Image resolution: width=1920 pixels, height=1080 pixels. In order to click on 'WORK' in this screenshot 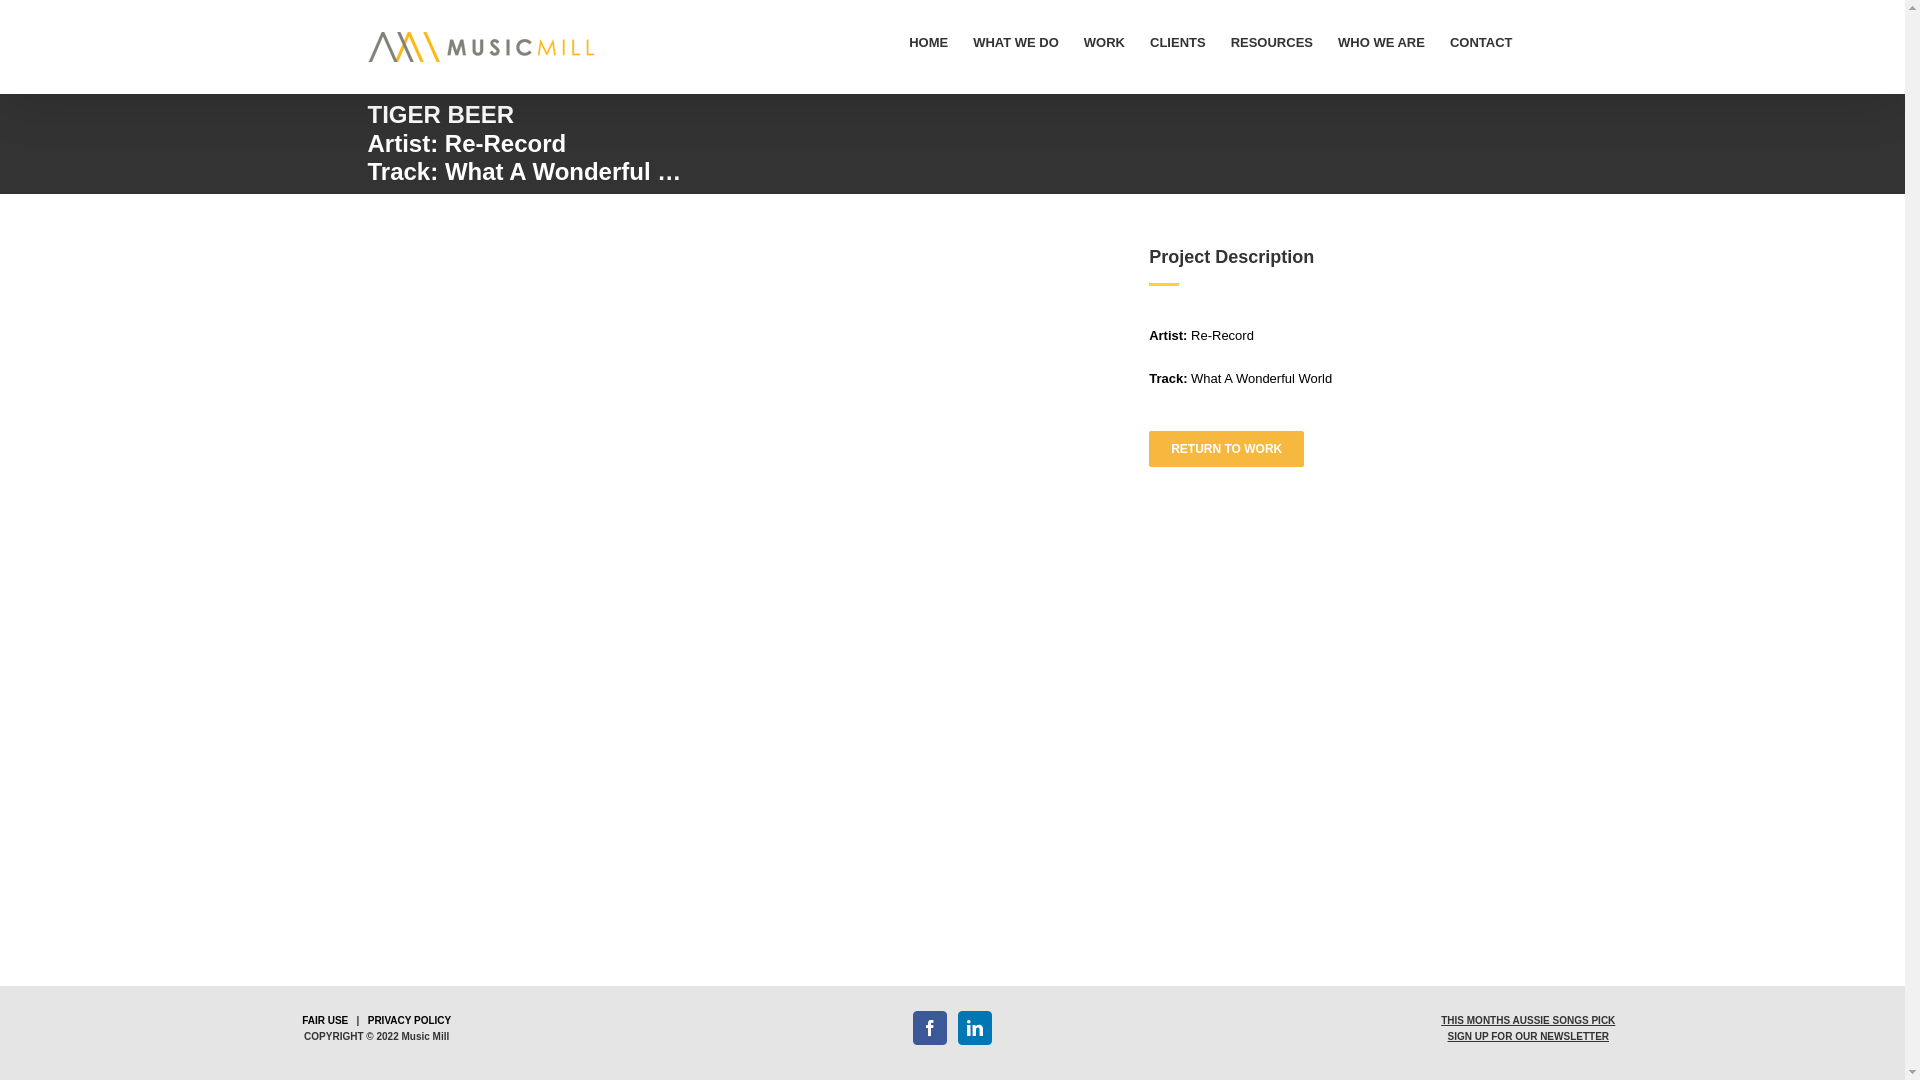, I will do `click(1103, 42)`.